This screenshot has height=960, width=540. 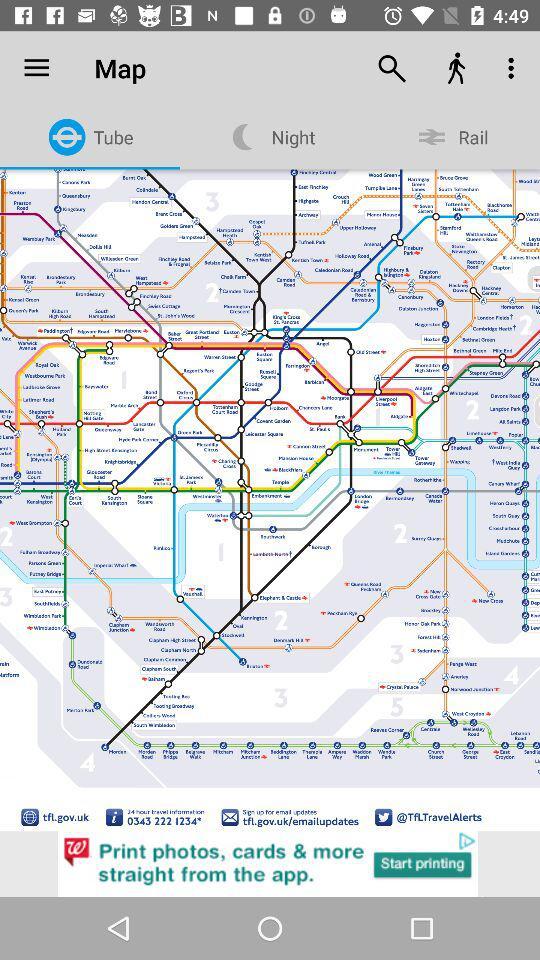 I want to click on to bookmark, so click(x=25, y=89).